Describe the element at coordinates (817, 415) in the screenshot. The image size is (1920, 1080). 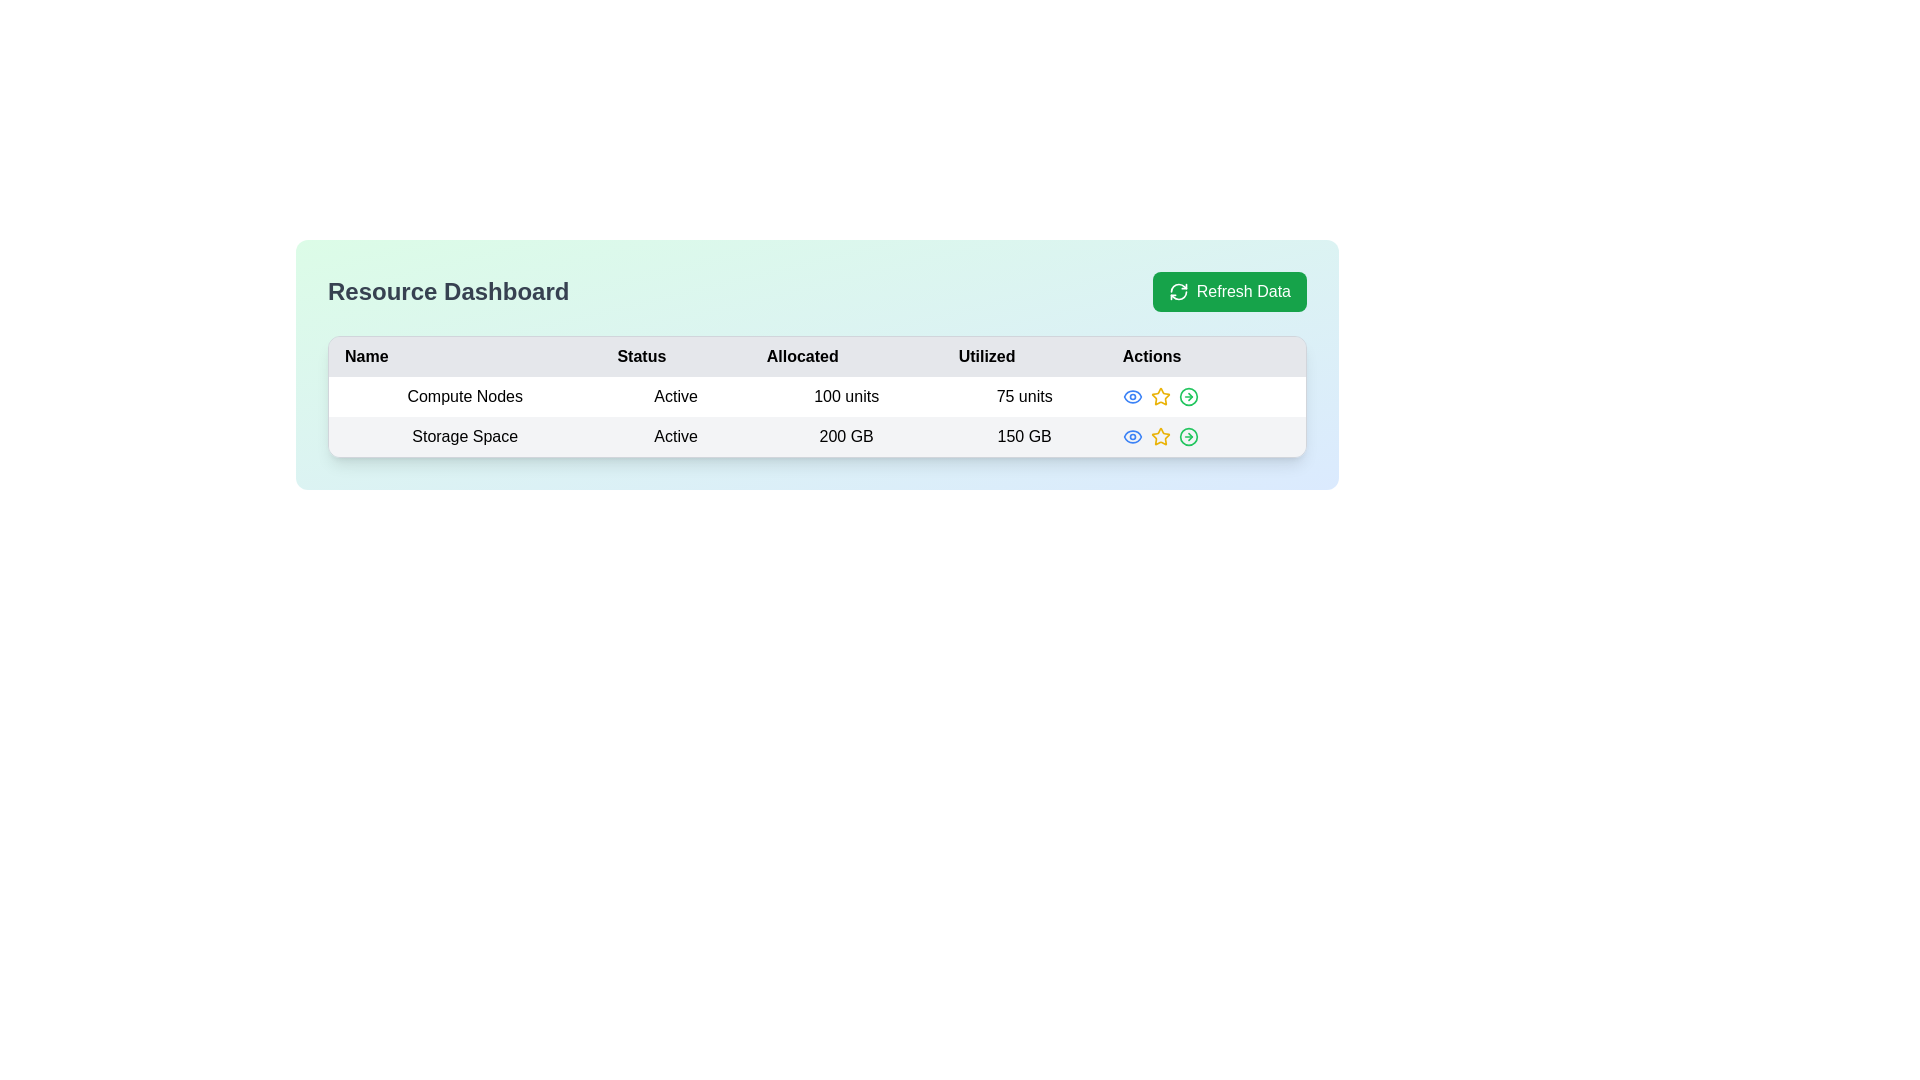
I see `details displayed in the first row of the table labeled 'Compute Nodes', which shows its status and resource allocation` at that location.